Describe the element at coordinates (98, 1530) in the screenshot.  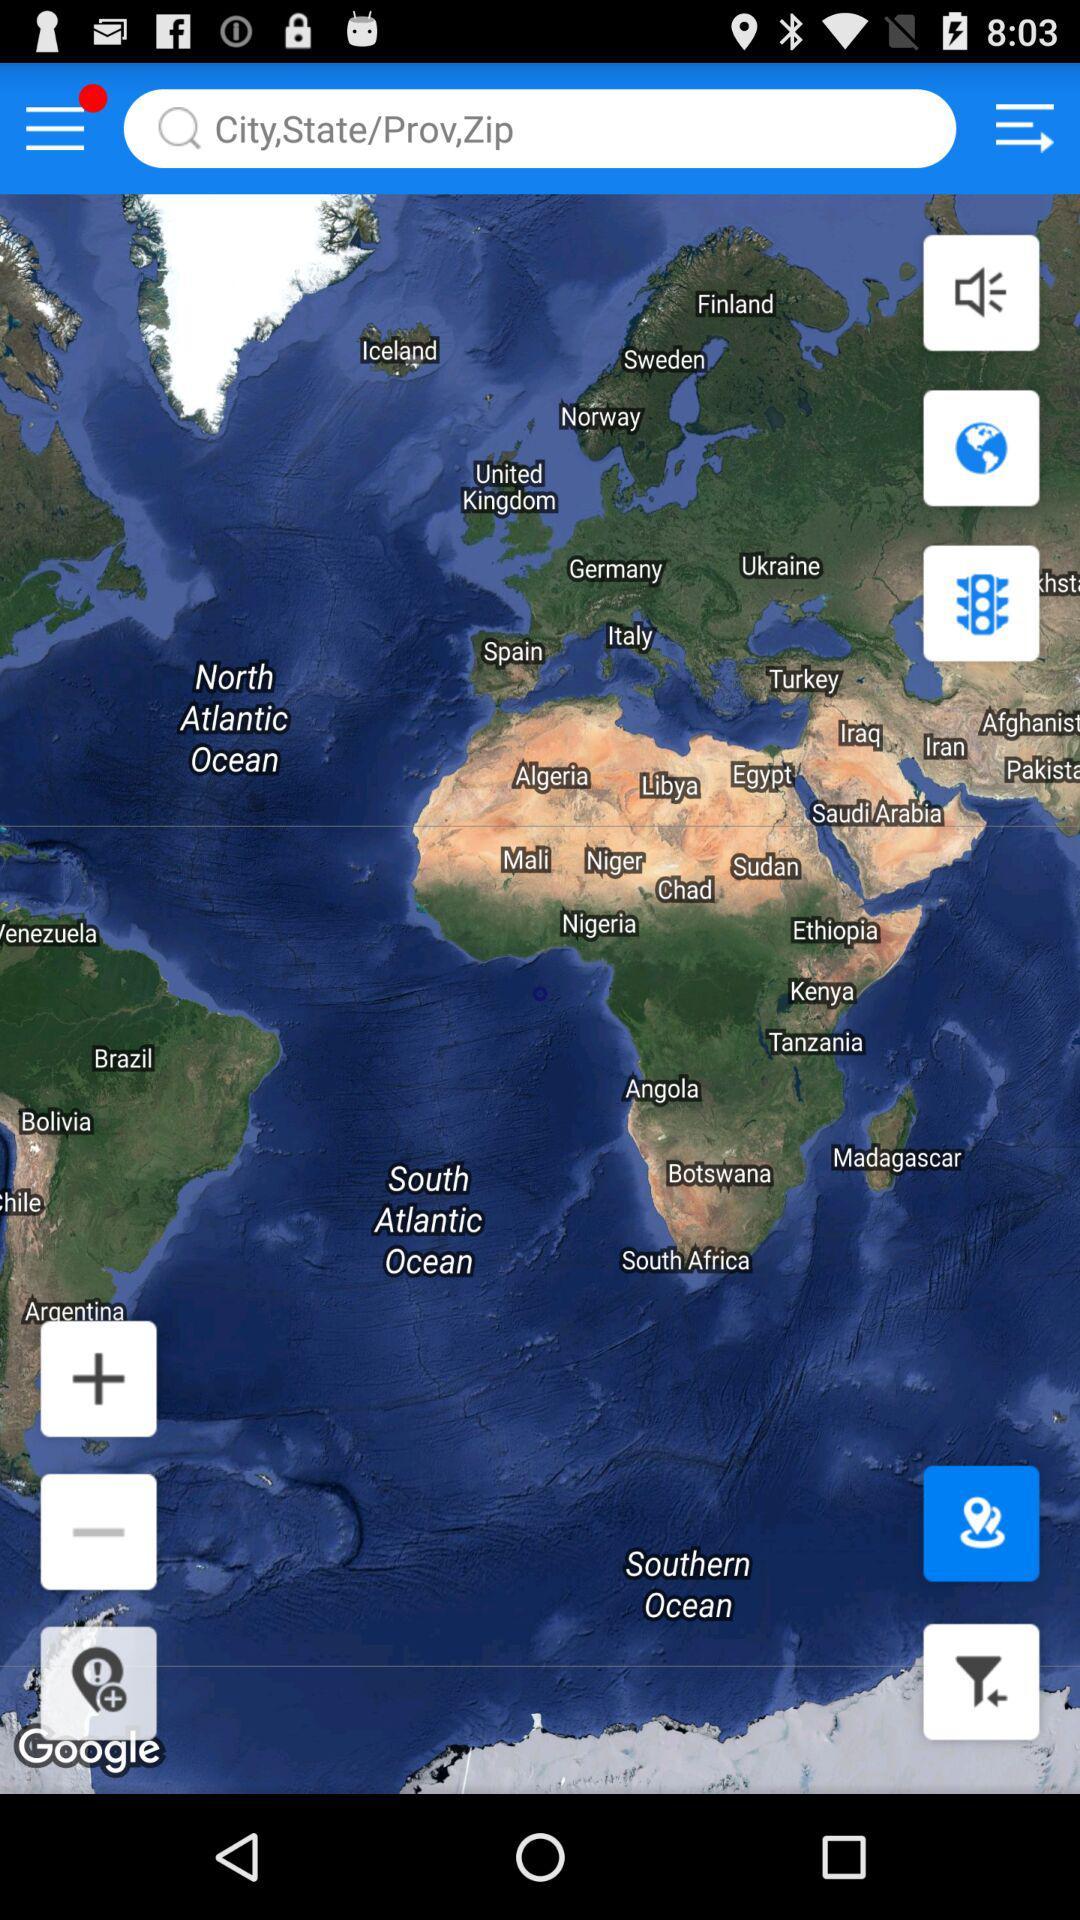
I see `zoom out` at that location.